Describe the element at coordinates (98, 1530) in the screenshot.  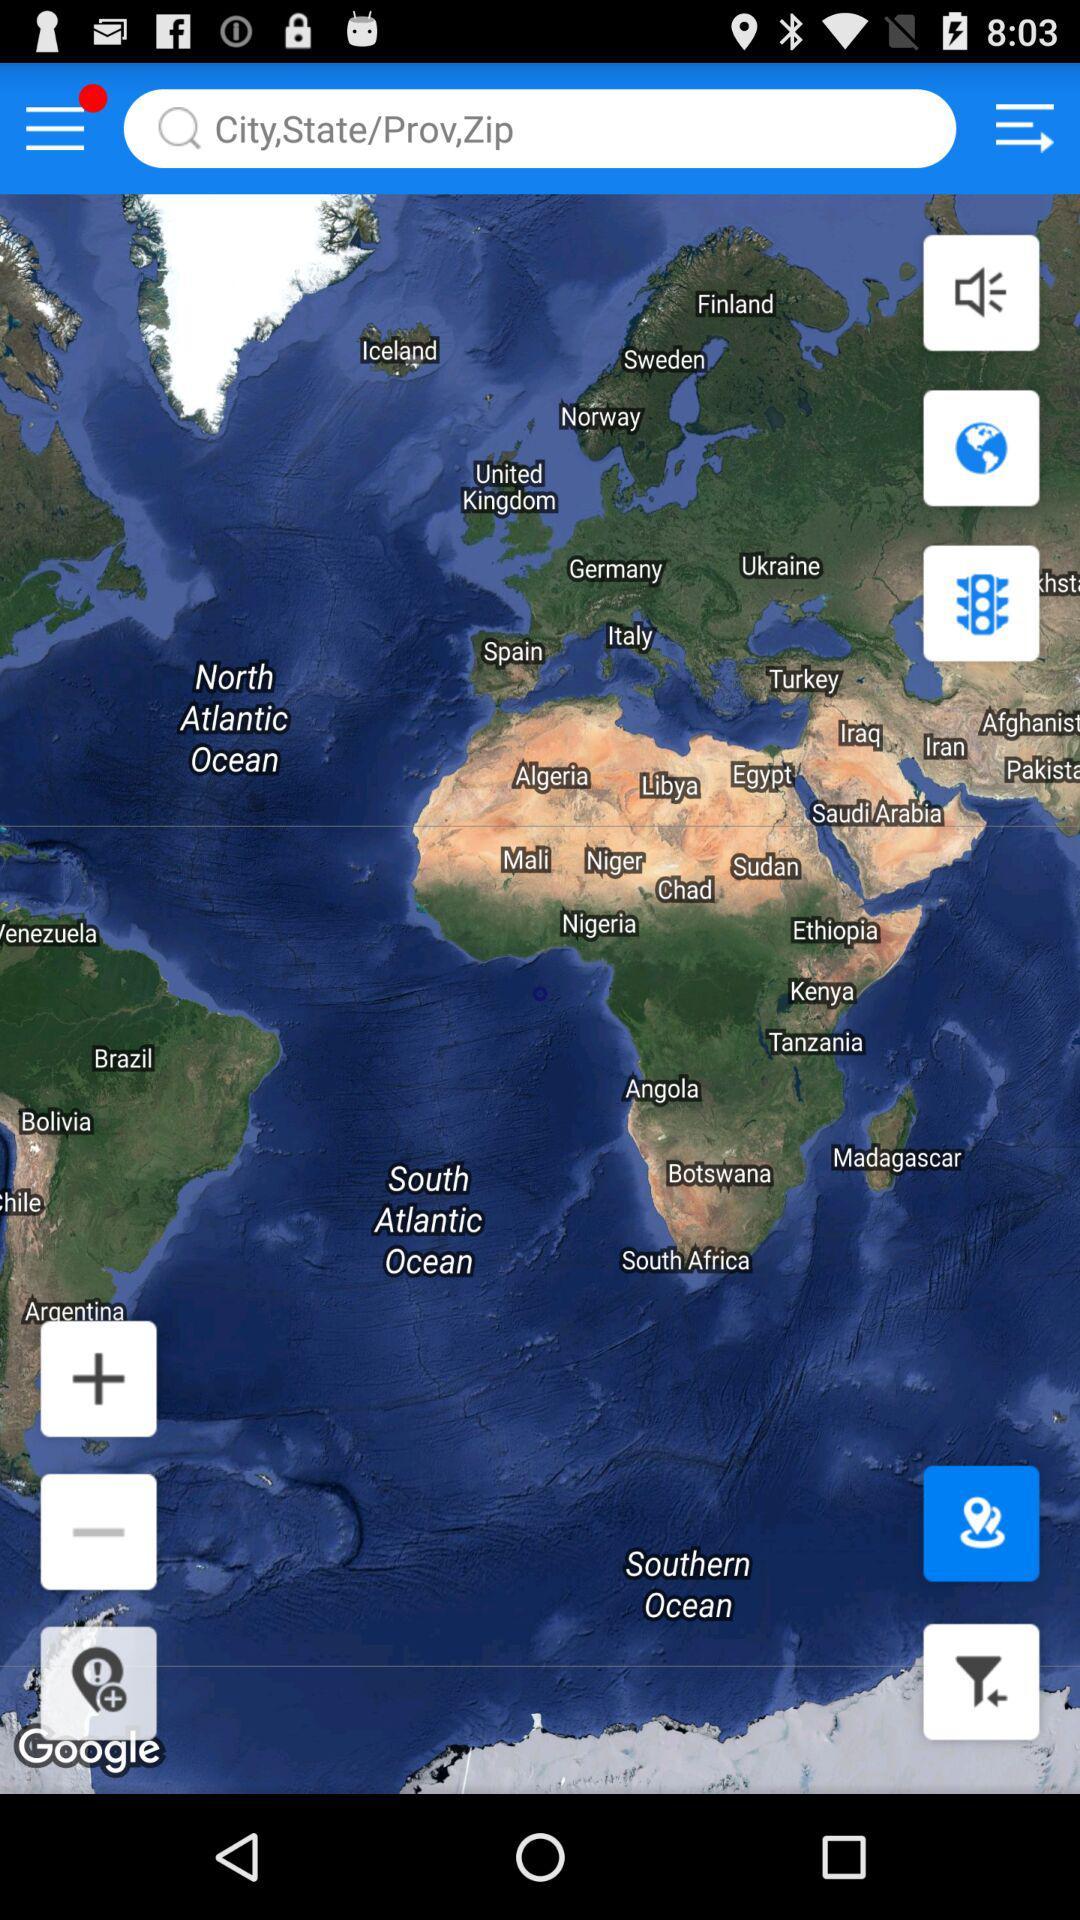
I see `zoom out` at that location.